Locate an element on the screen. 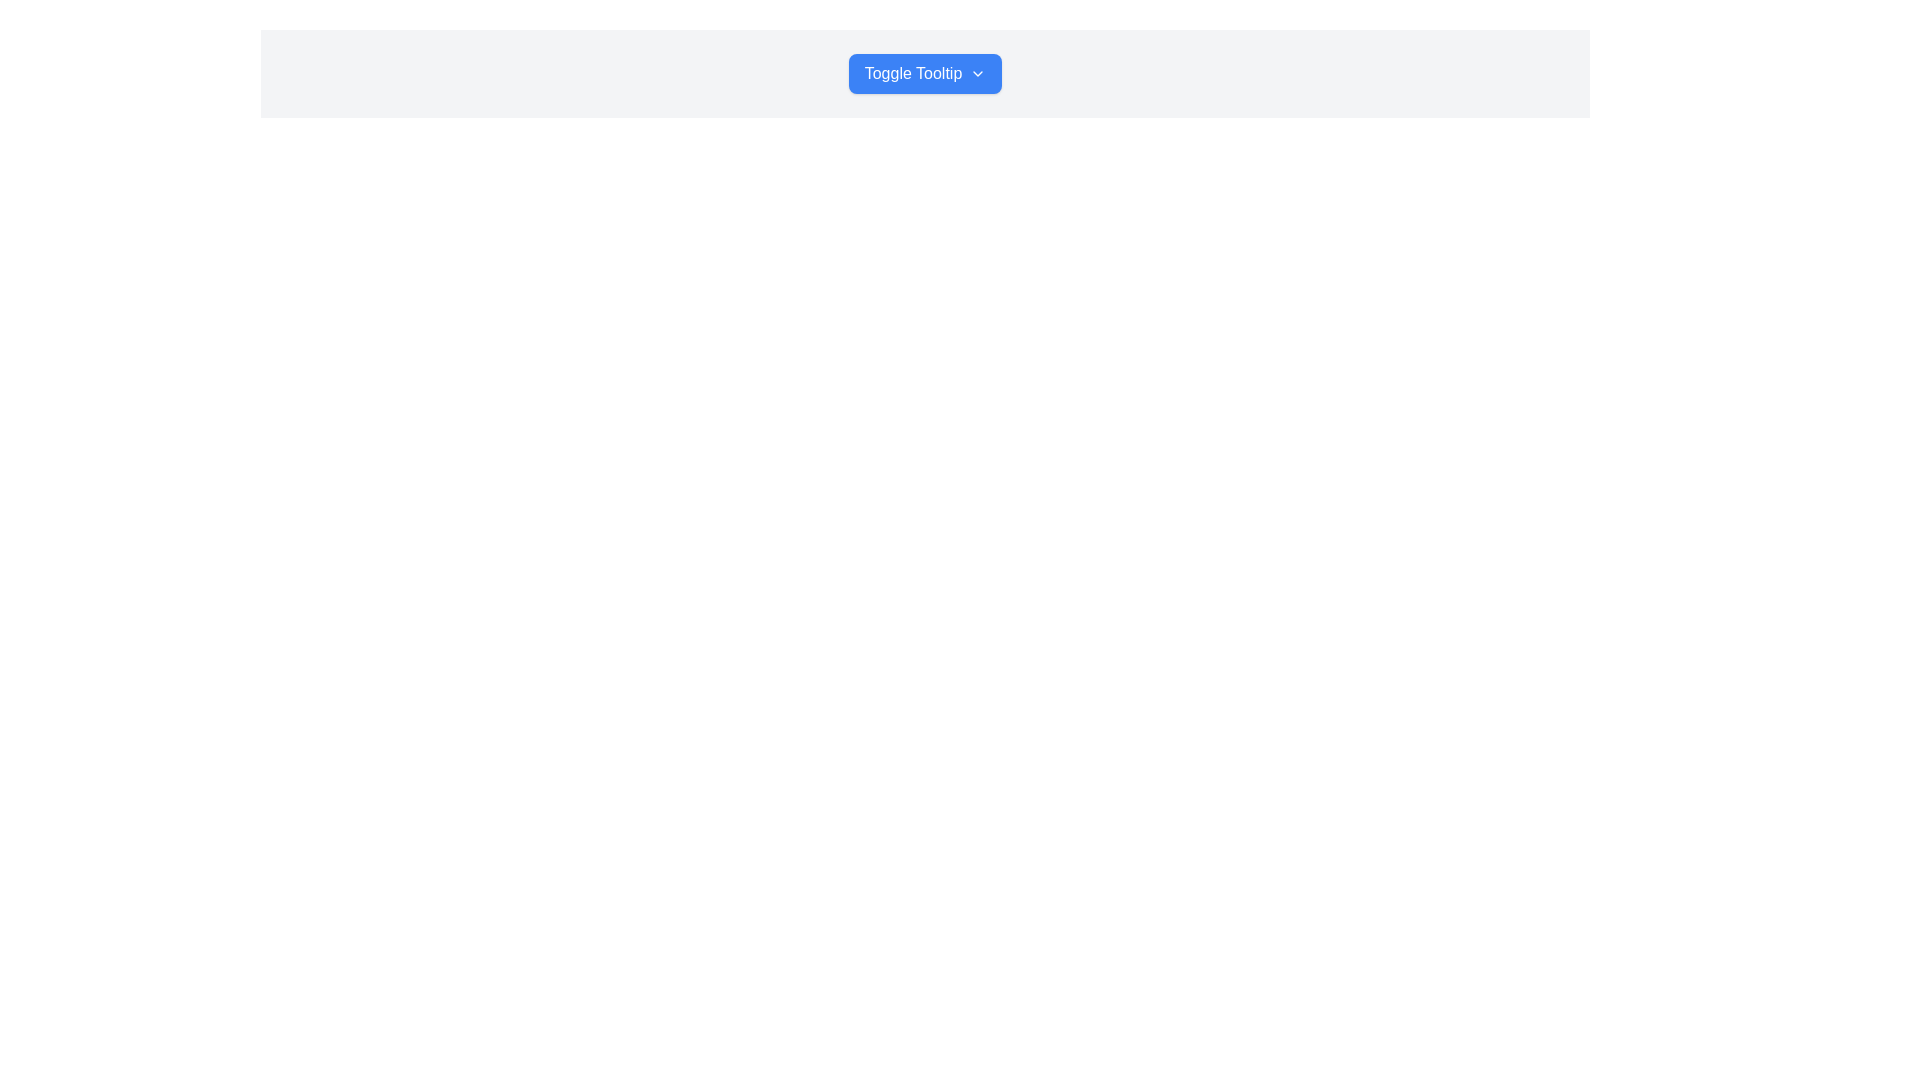 The width and height of the screenshot is (1920, 1080). the 'Toggle Tooltip' button with a blue background and white text is located at coordinates (924, 72).